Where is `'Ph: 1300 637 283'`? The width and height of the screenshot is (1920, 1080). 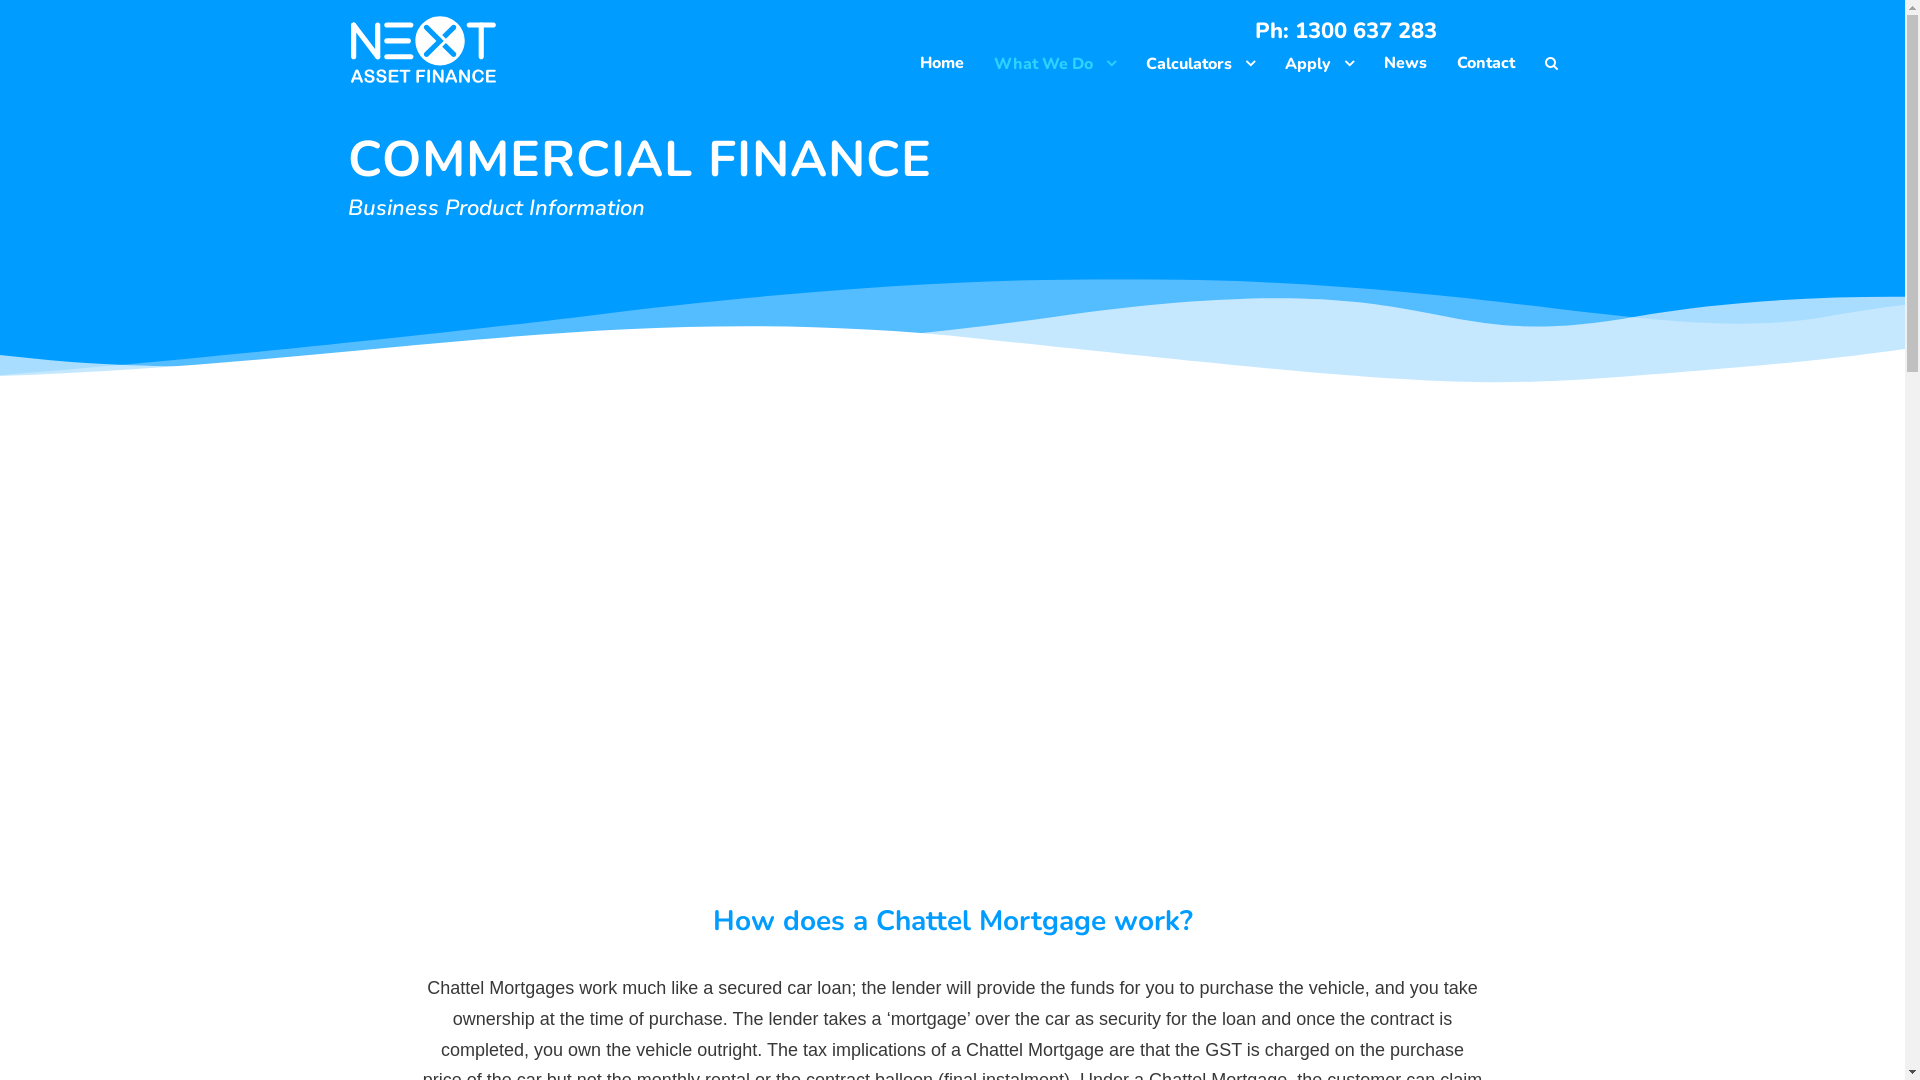
'Ph: 1300 637 283' is located at coordinates (1344, 31).